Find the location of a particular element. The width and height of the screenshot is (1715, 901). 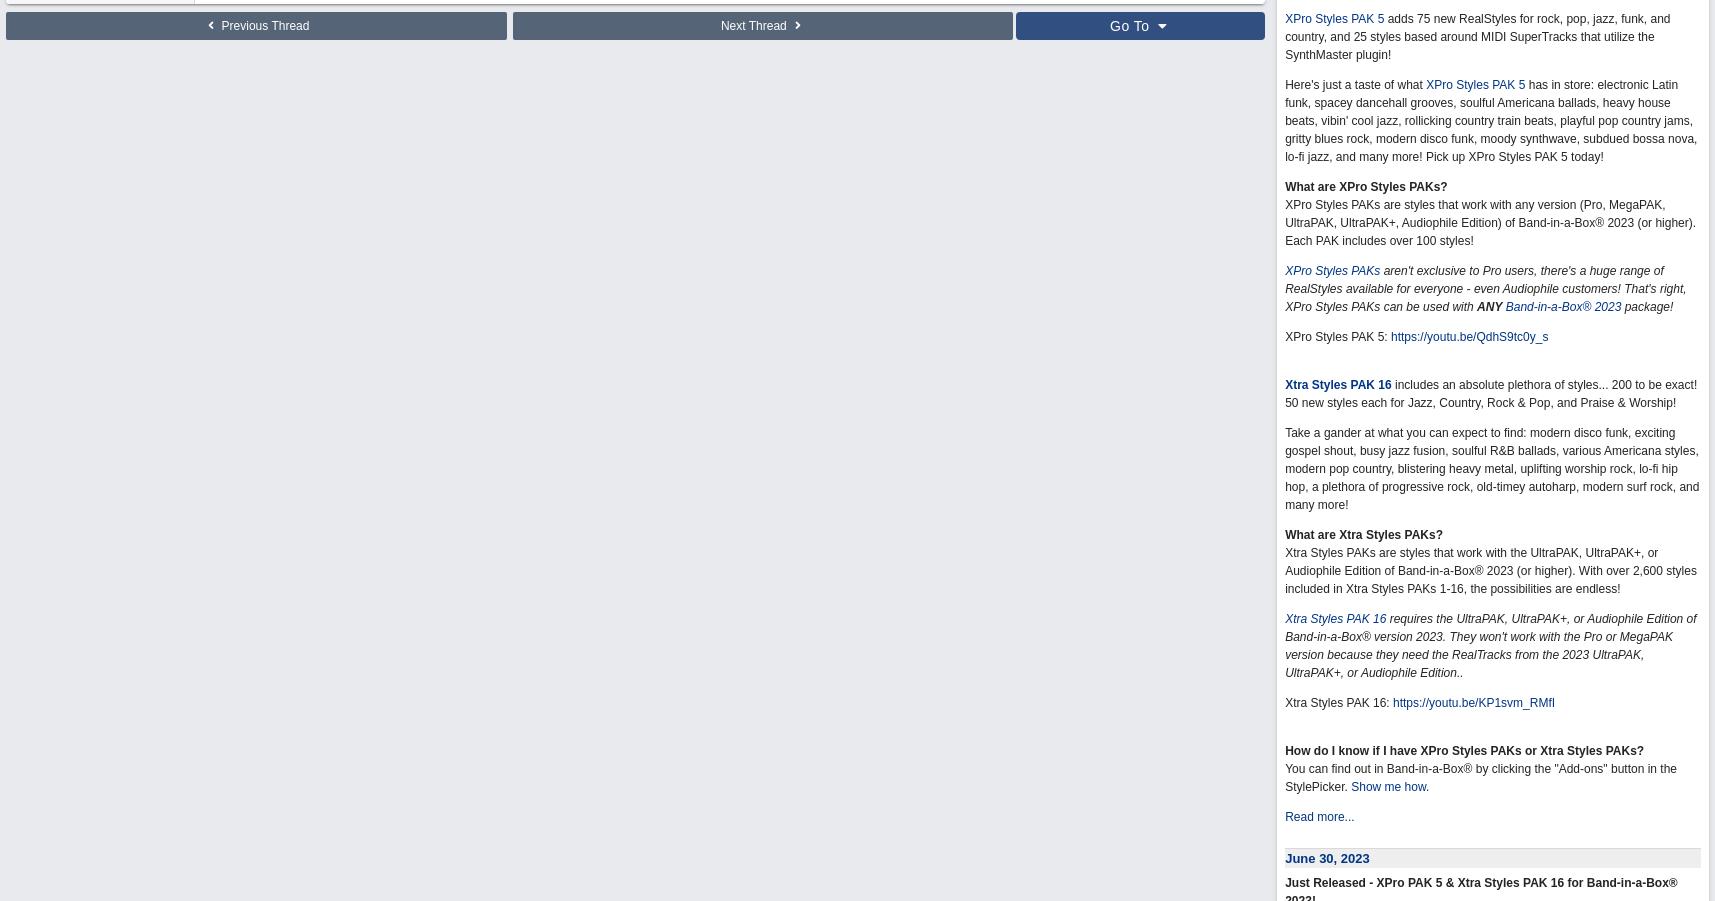

'requires the UltraPAK, UltraPAK+, or Audiophile Edition of Band-in-a-Box® version 2023. They won't work with the Pro or MegaPAK version because they need the RealTracks from the 2023 UltraPAK, UltraPAK+, or Audiophile Edition..' is located at coordinates (1489, 645).